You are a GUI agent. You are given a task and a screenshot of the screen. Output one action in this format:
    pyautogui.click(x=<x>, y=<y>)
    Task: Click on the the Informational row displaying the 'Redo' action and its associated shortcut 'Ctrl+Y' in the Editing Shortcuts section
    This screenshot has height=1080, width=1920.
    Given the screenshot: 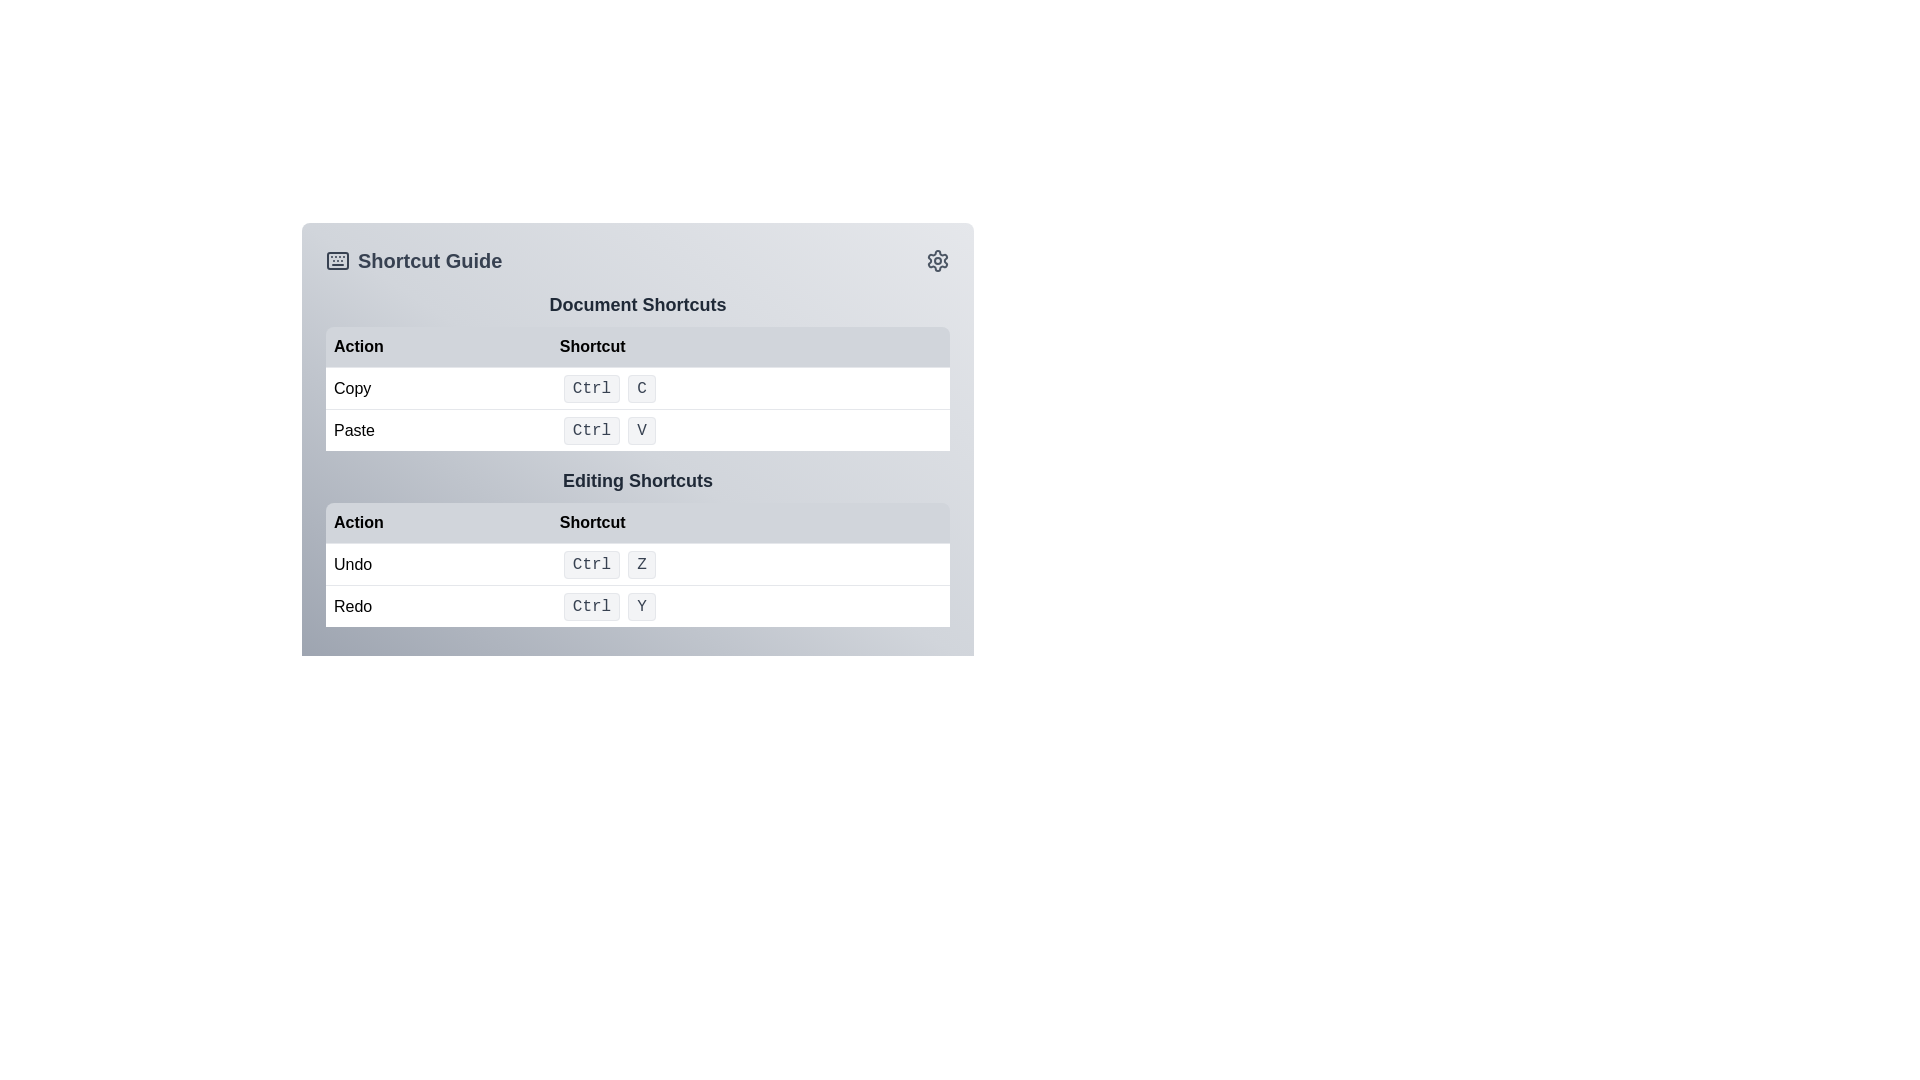 What is the action you would take?
    pyautogui.click(x=637, y=604)
    